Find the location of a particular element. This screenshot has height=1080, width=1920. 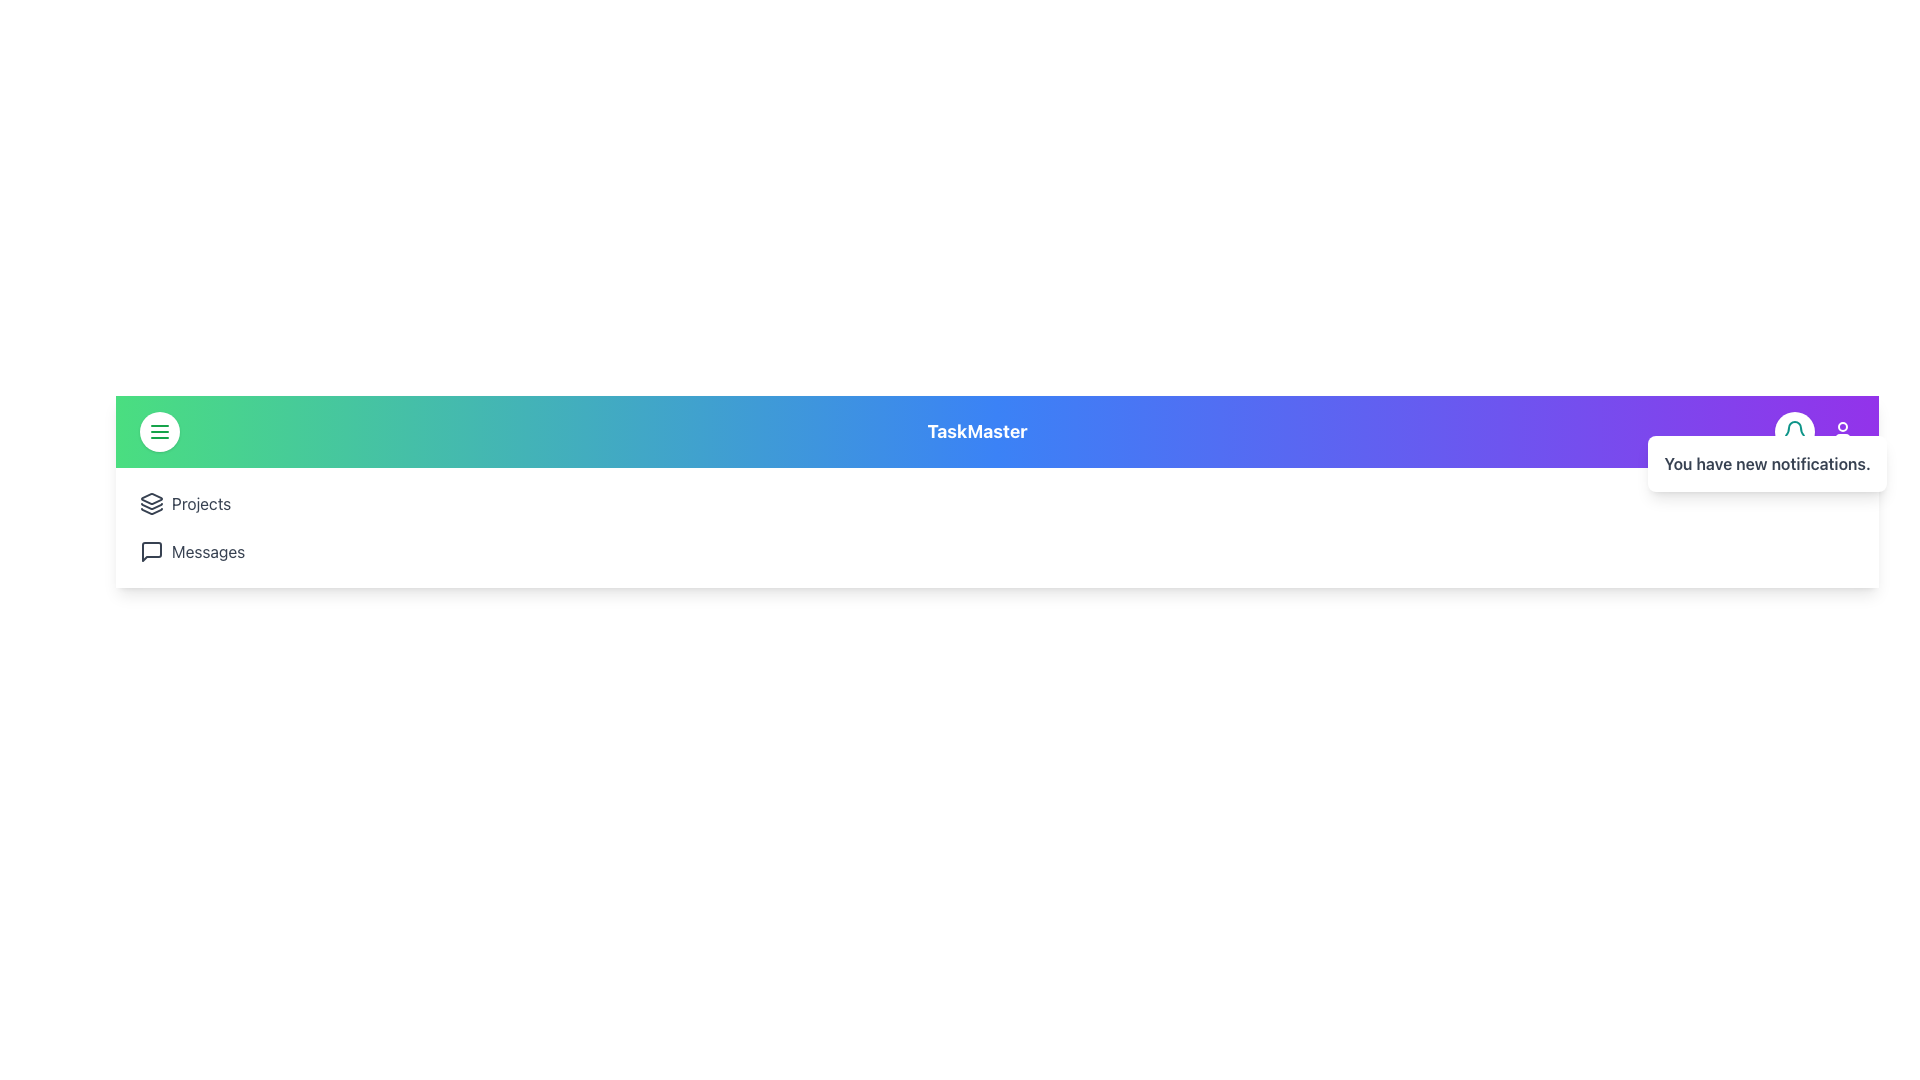

the text label located in the navigation sidebar, which is the second row below 'Projects' and to the right of the speech bubble icon is located at coordinates (208, 551).